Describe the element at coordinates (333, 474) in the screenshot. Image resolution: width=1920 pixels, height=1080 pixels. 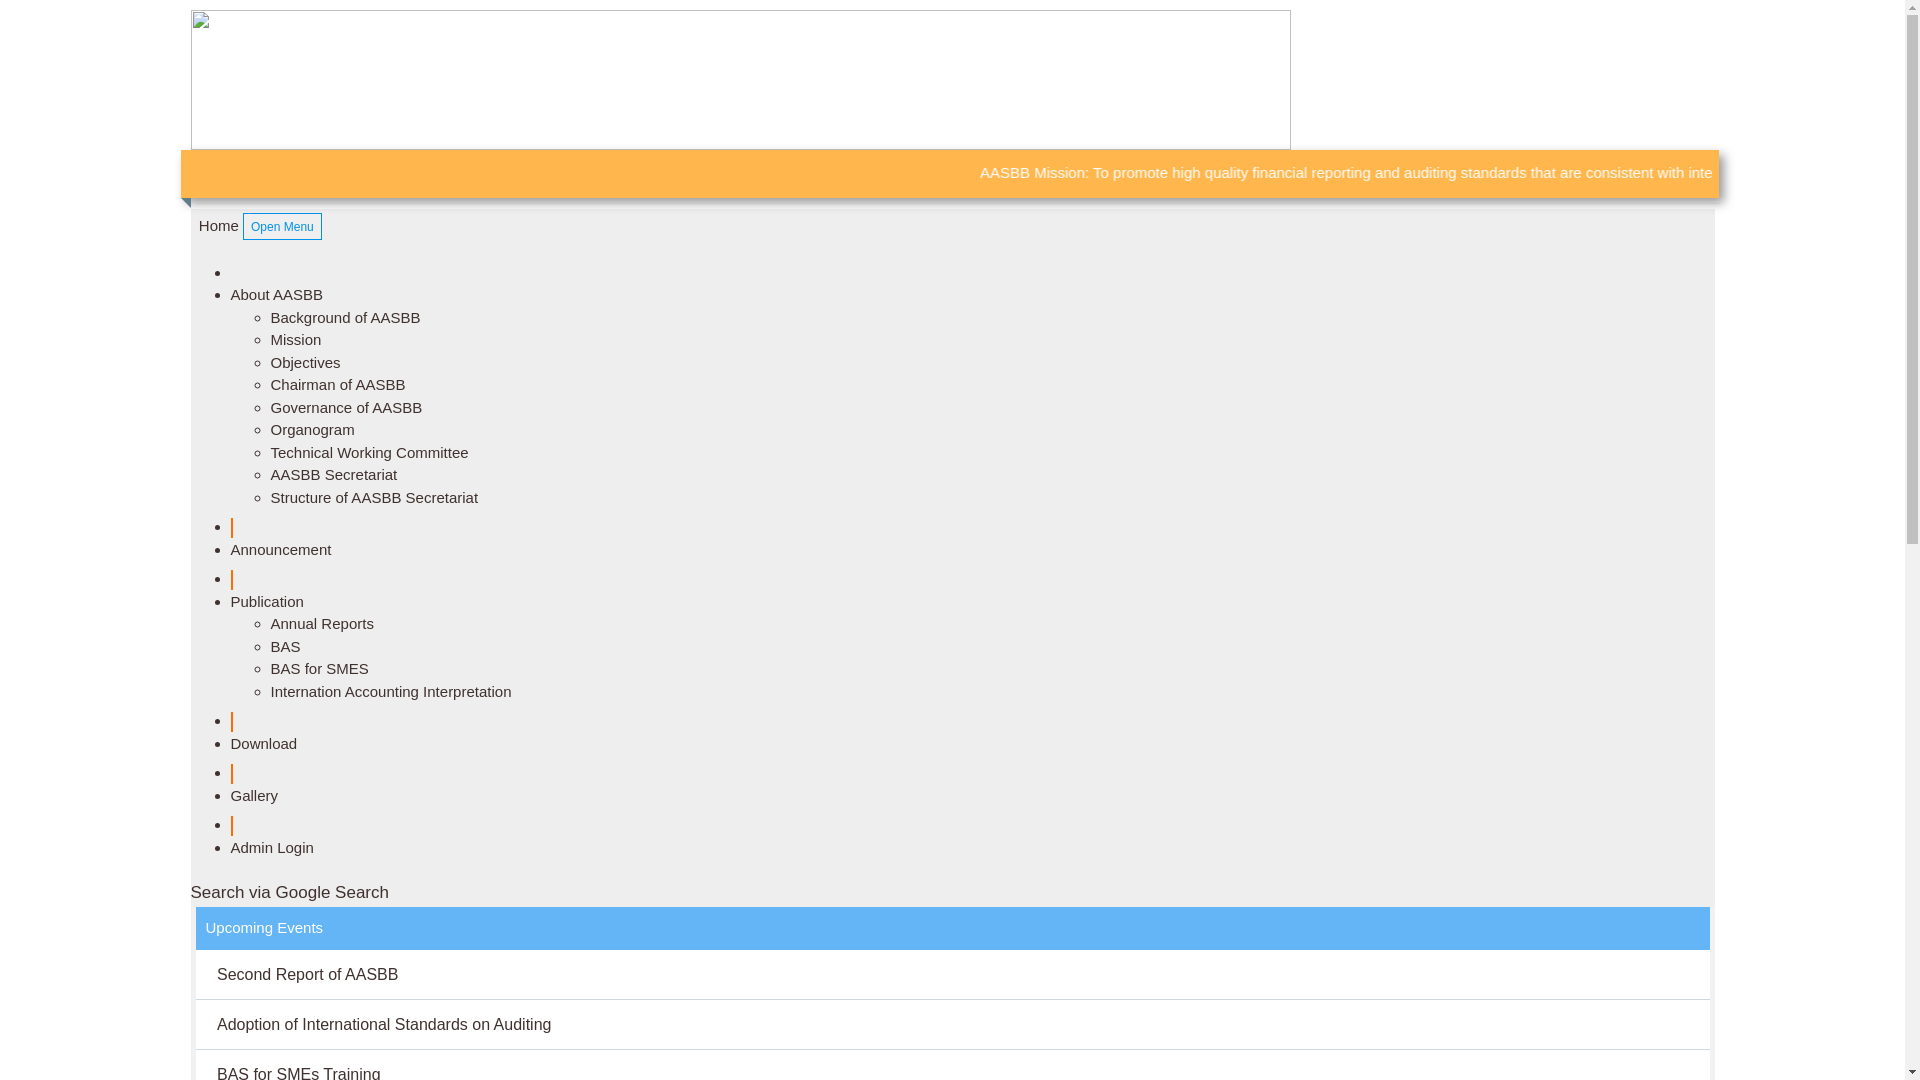
I see `'AASBB Secretariat'` at that location.